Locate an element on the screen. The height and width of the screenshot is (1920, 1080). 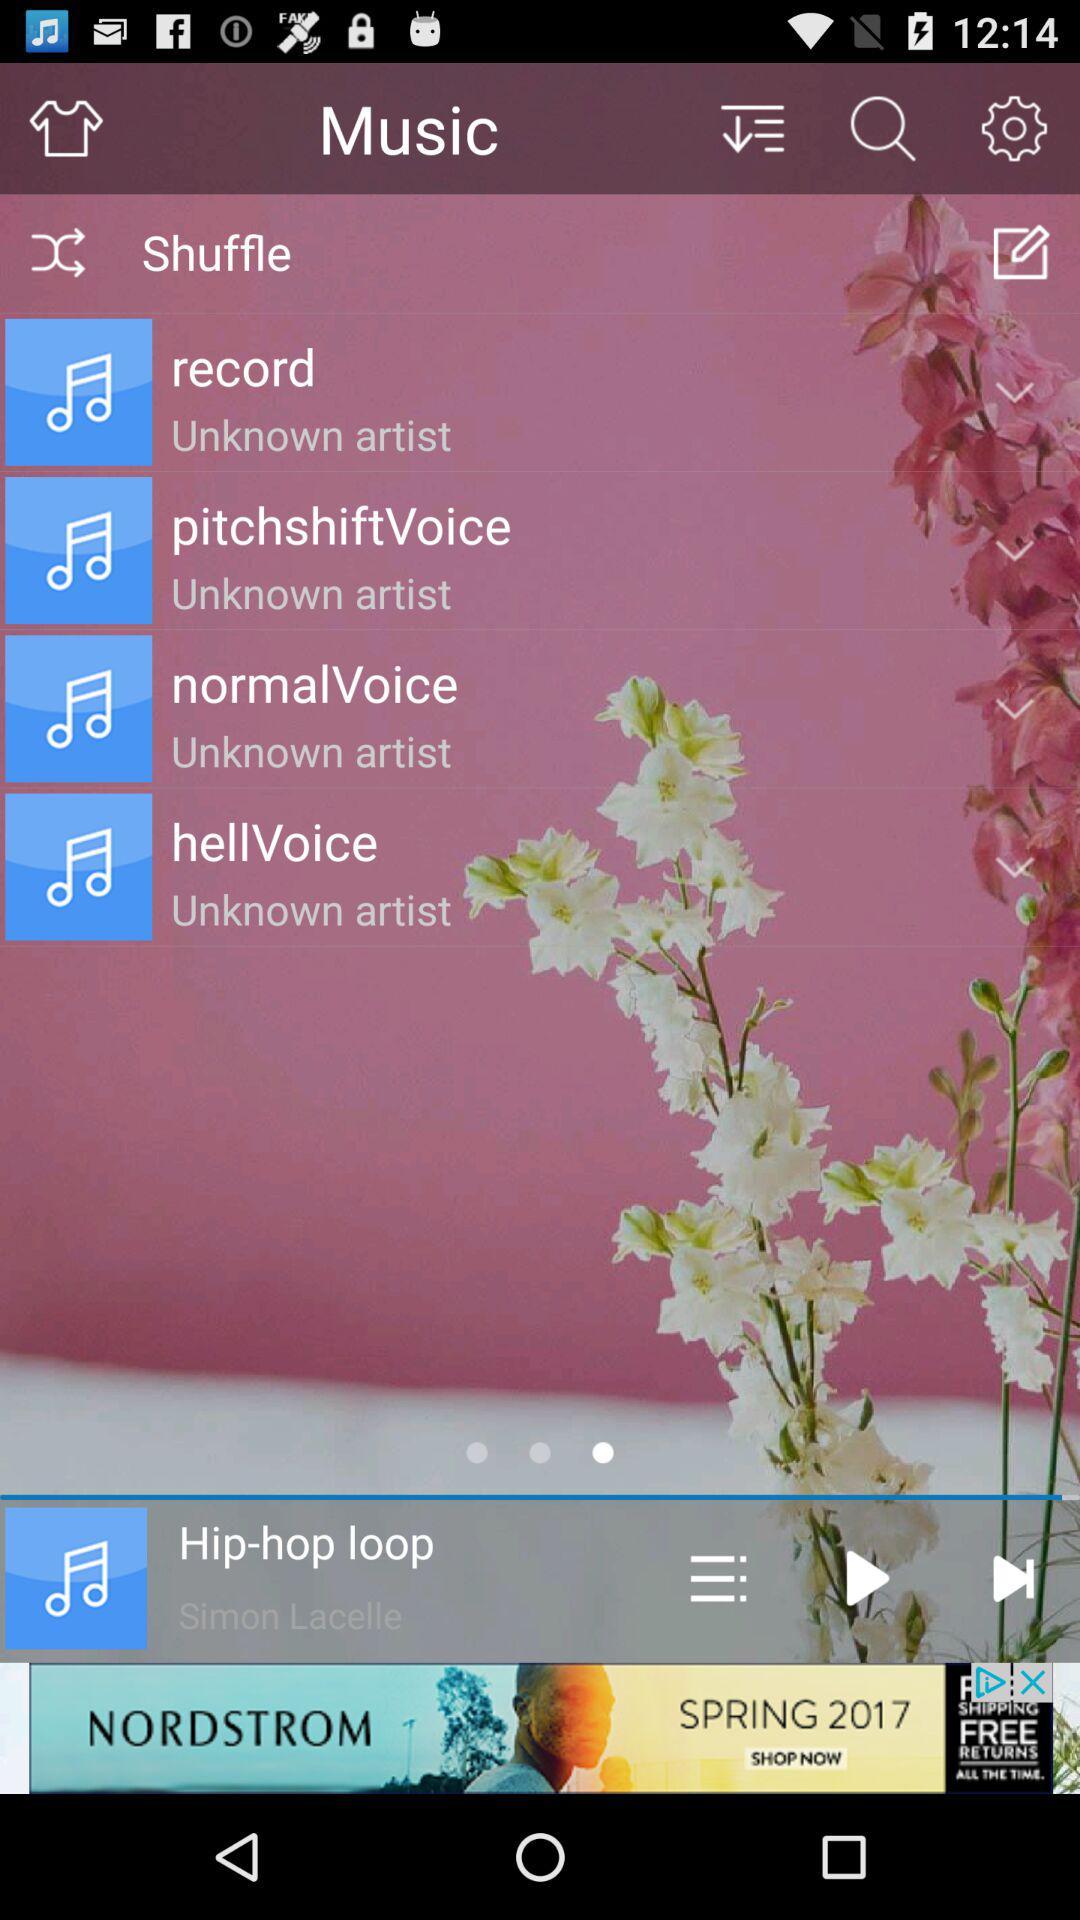
the skip_next icon is located at coordinates (1012, 1688).